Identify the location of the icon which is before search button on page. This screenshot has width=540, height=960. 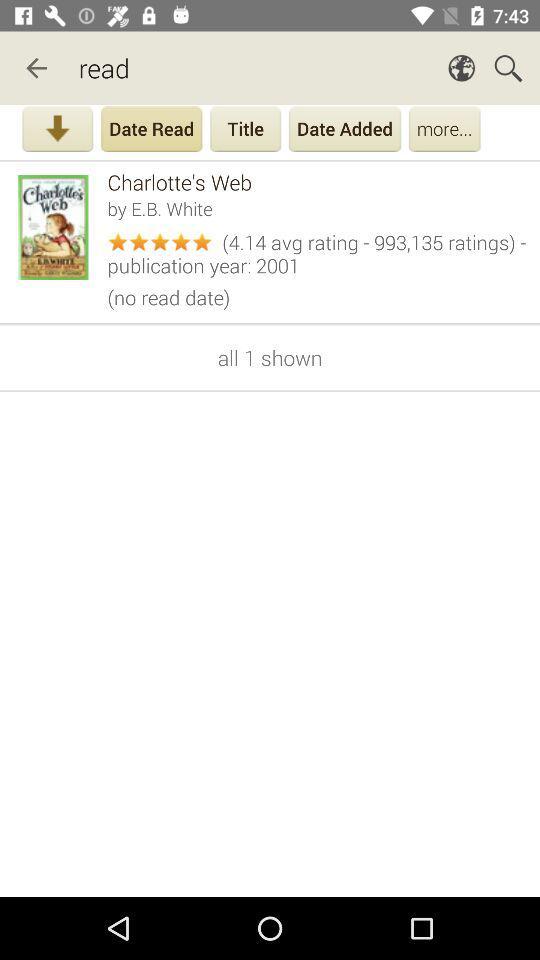
(461, 68).